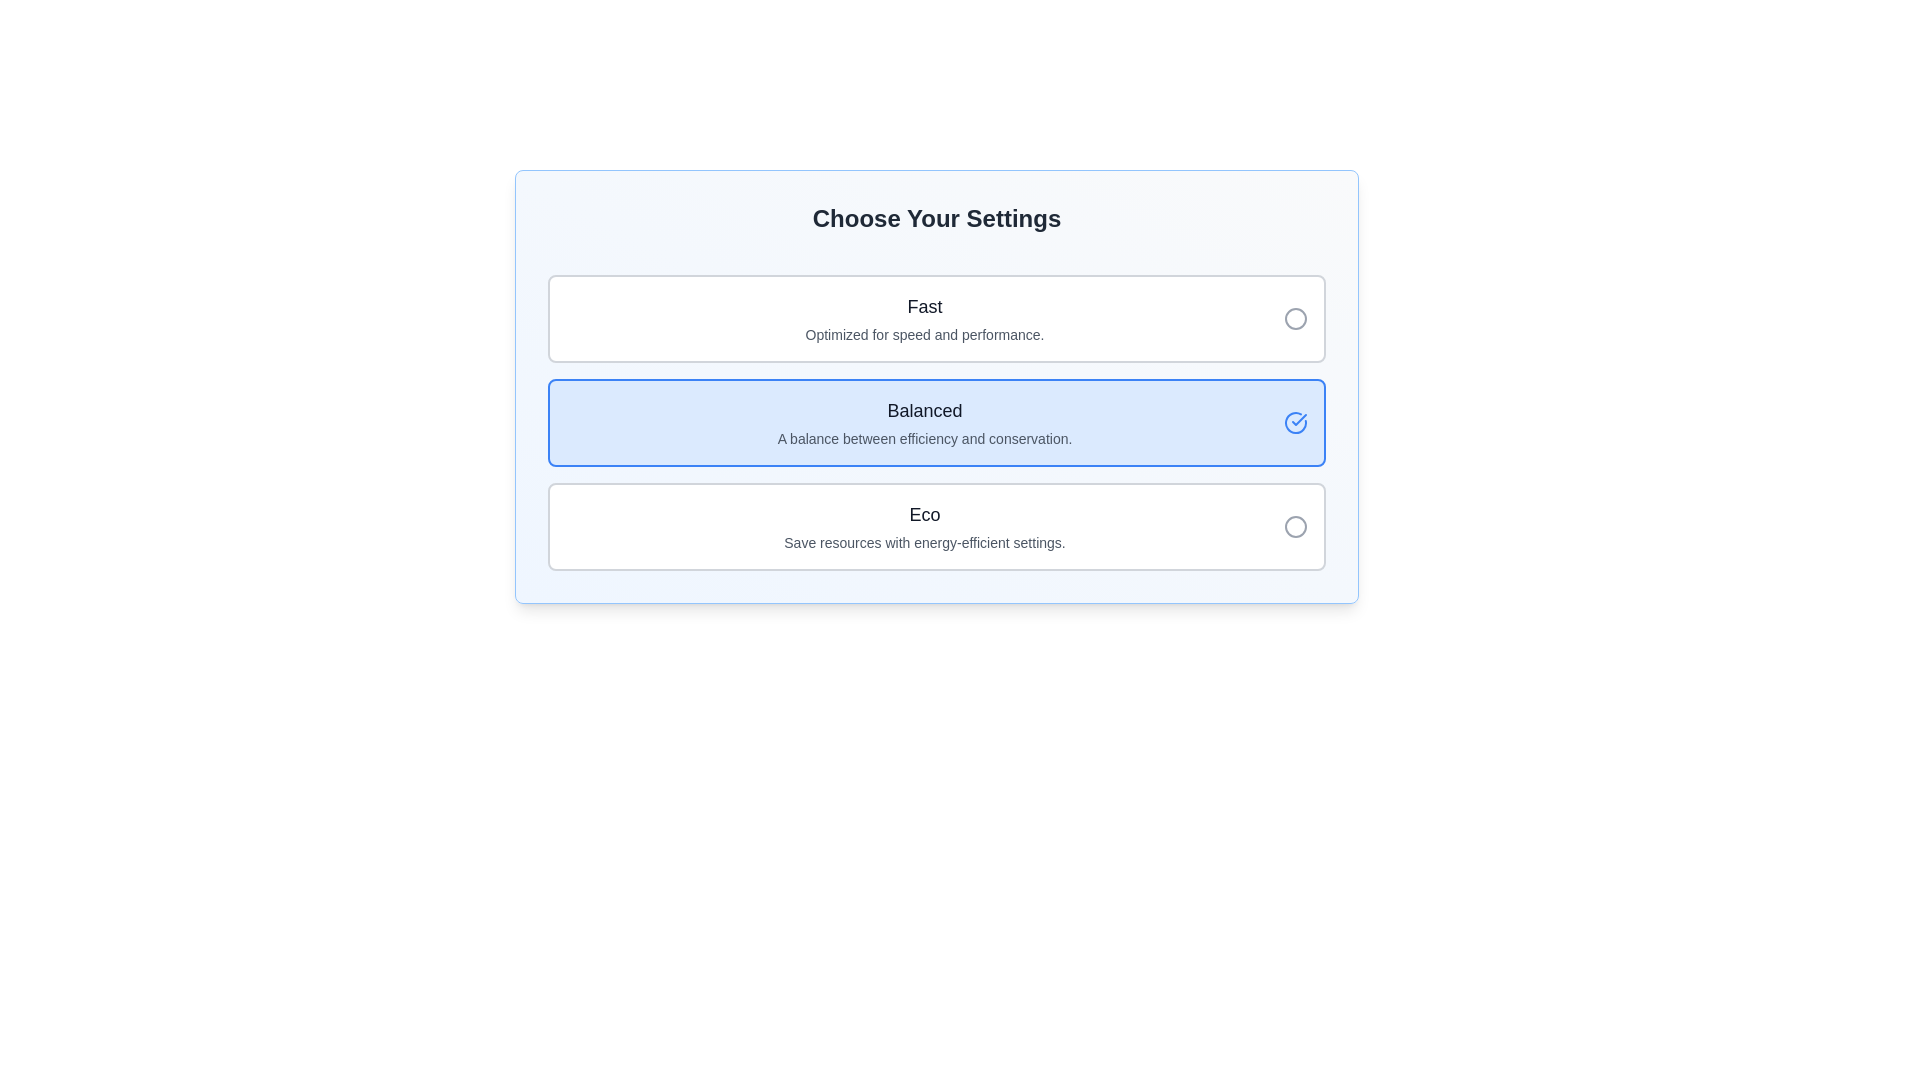 The width and height of the screenshot is (1920, 1080). What do you see at coordinates (924, 307) in the screenshot?
I see `the text label displaying 'Fast'` at bounding box center [924, 307].